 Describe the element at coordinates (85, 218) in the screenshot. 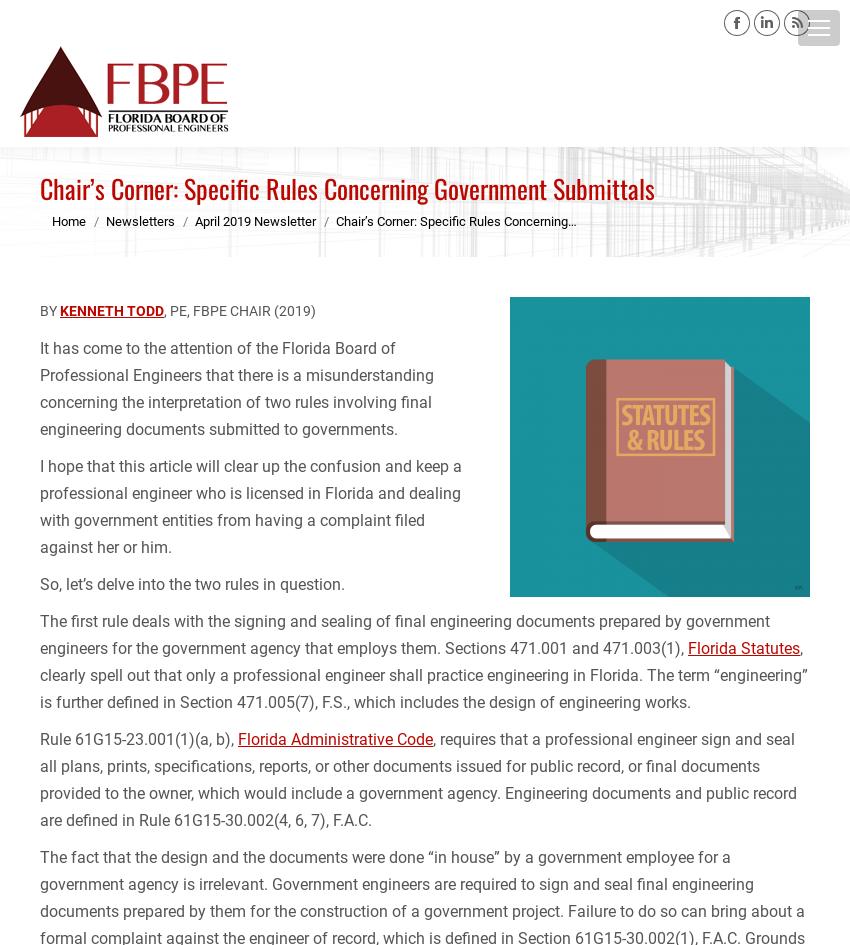

I see `'You are here:'` at that location.